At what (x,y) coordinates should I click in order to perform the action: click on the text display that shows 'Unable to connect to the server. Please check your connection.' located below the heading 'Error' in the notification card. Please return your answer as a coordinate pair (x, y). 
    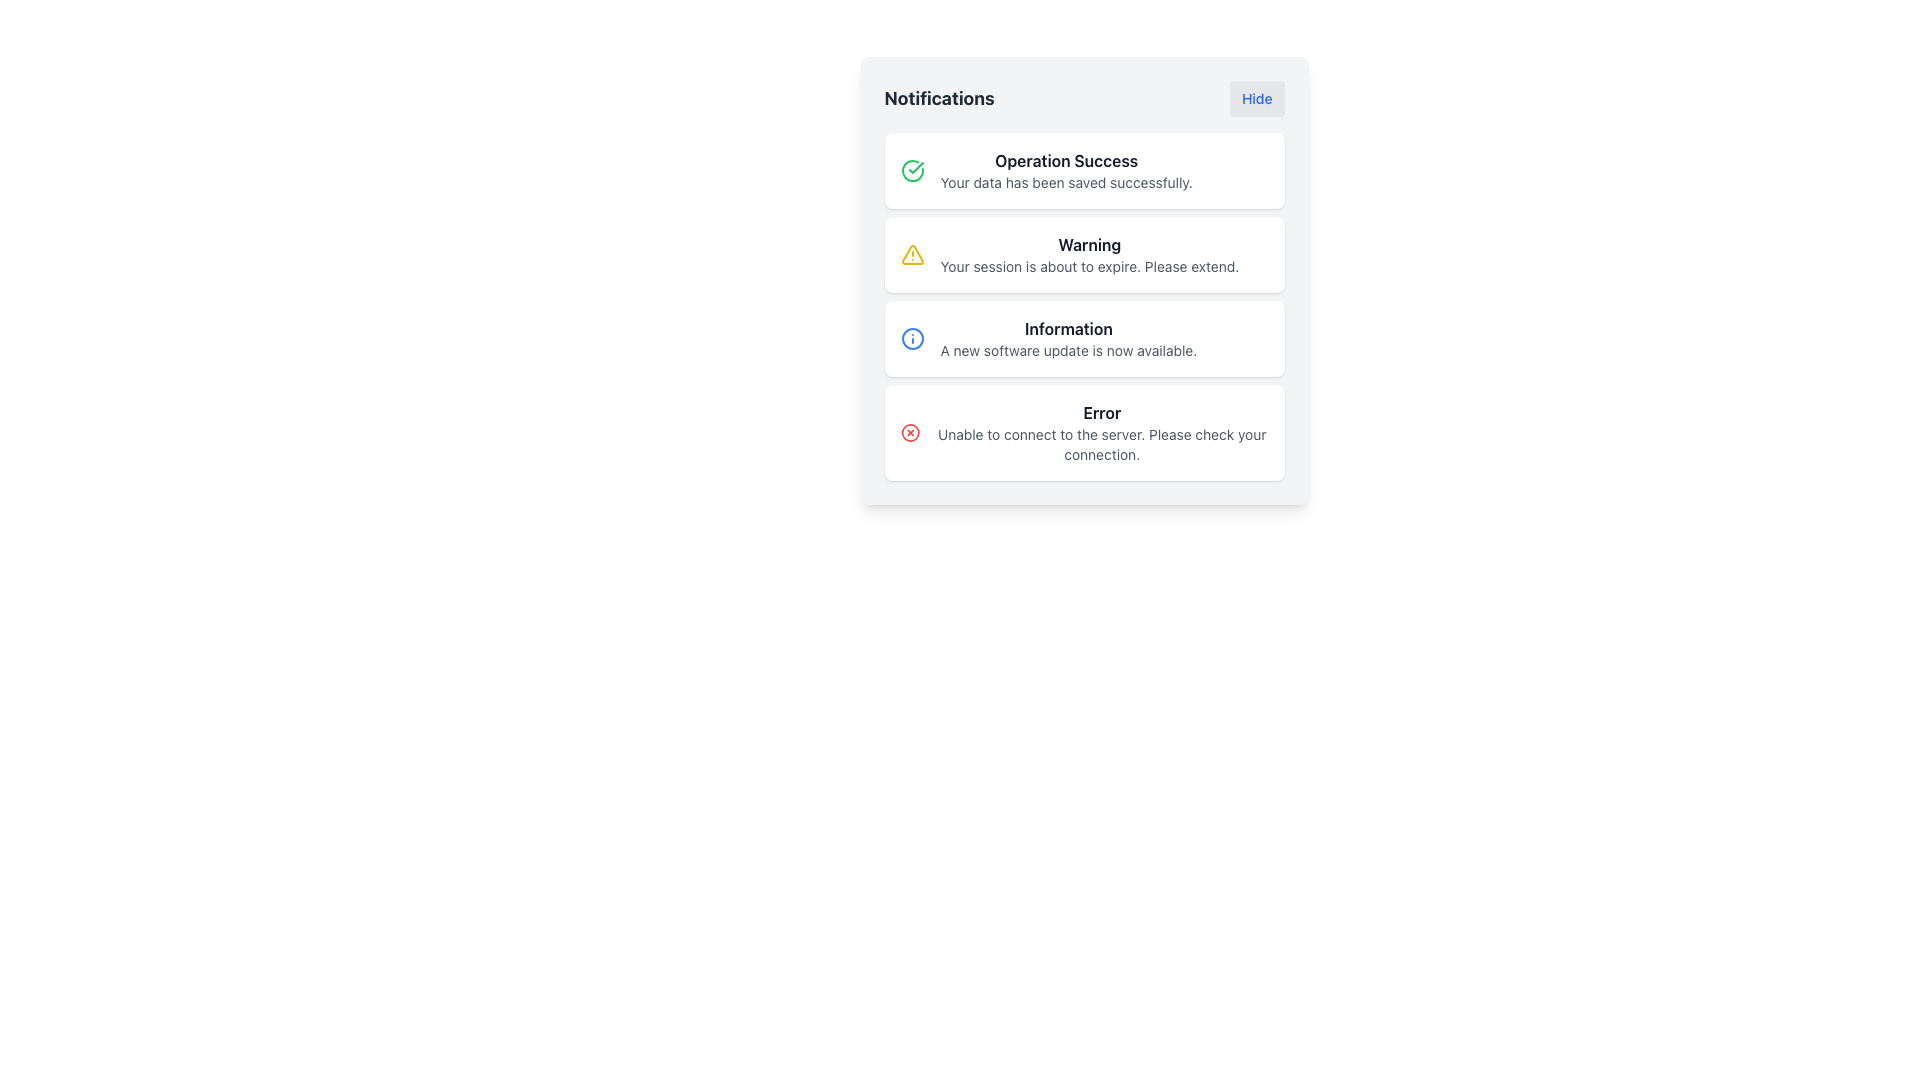
    Looking at the image, I should click on (1101, 443).